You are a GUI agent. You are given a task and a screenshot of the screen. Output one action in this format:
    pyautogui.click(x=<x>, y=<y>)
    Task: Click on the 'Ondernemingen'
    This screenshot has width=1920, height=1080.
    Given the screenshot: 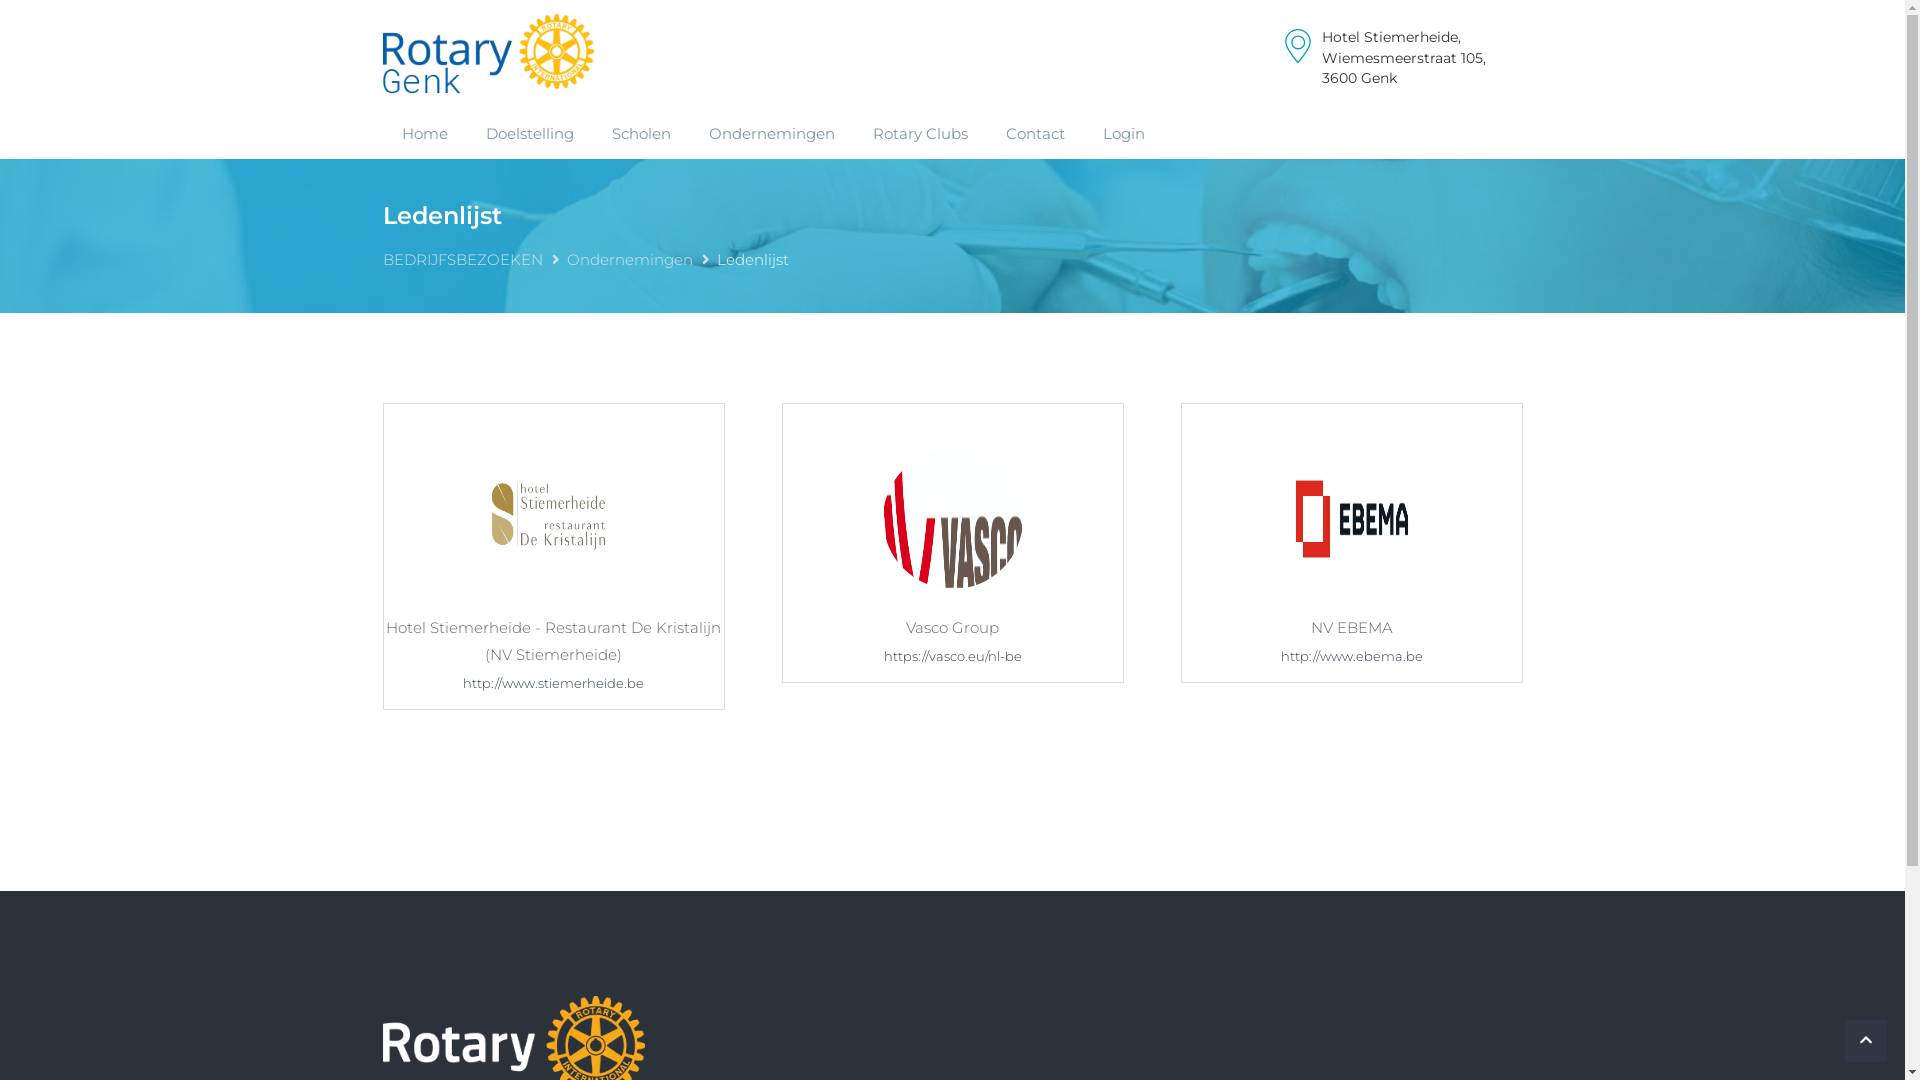 What is the action you would take?
    pyautogui.click(x=771, y=133)
    